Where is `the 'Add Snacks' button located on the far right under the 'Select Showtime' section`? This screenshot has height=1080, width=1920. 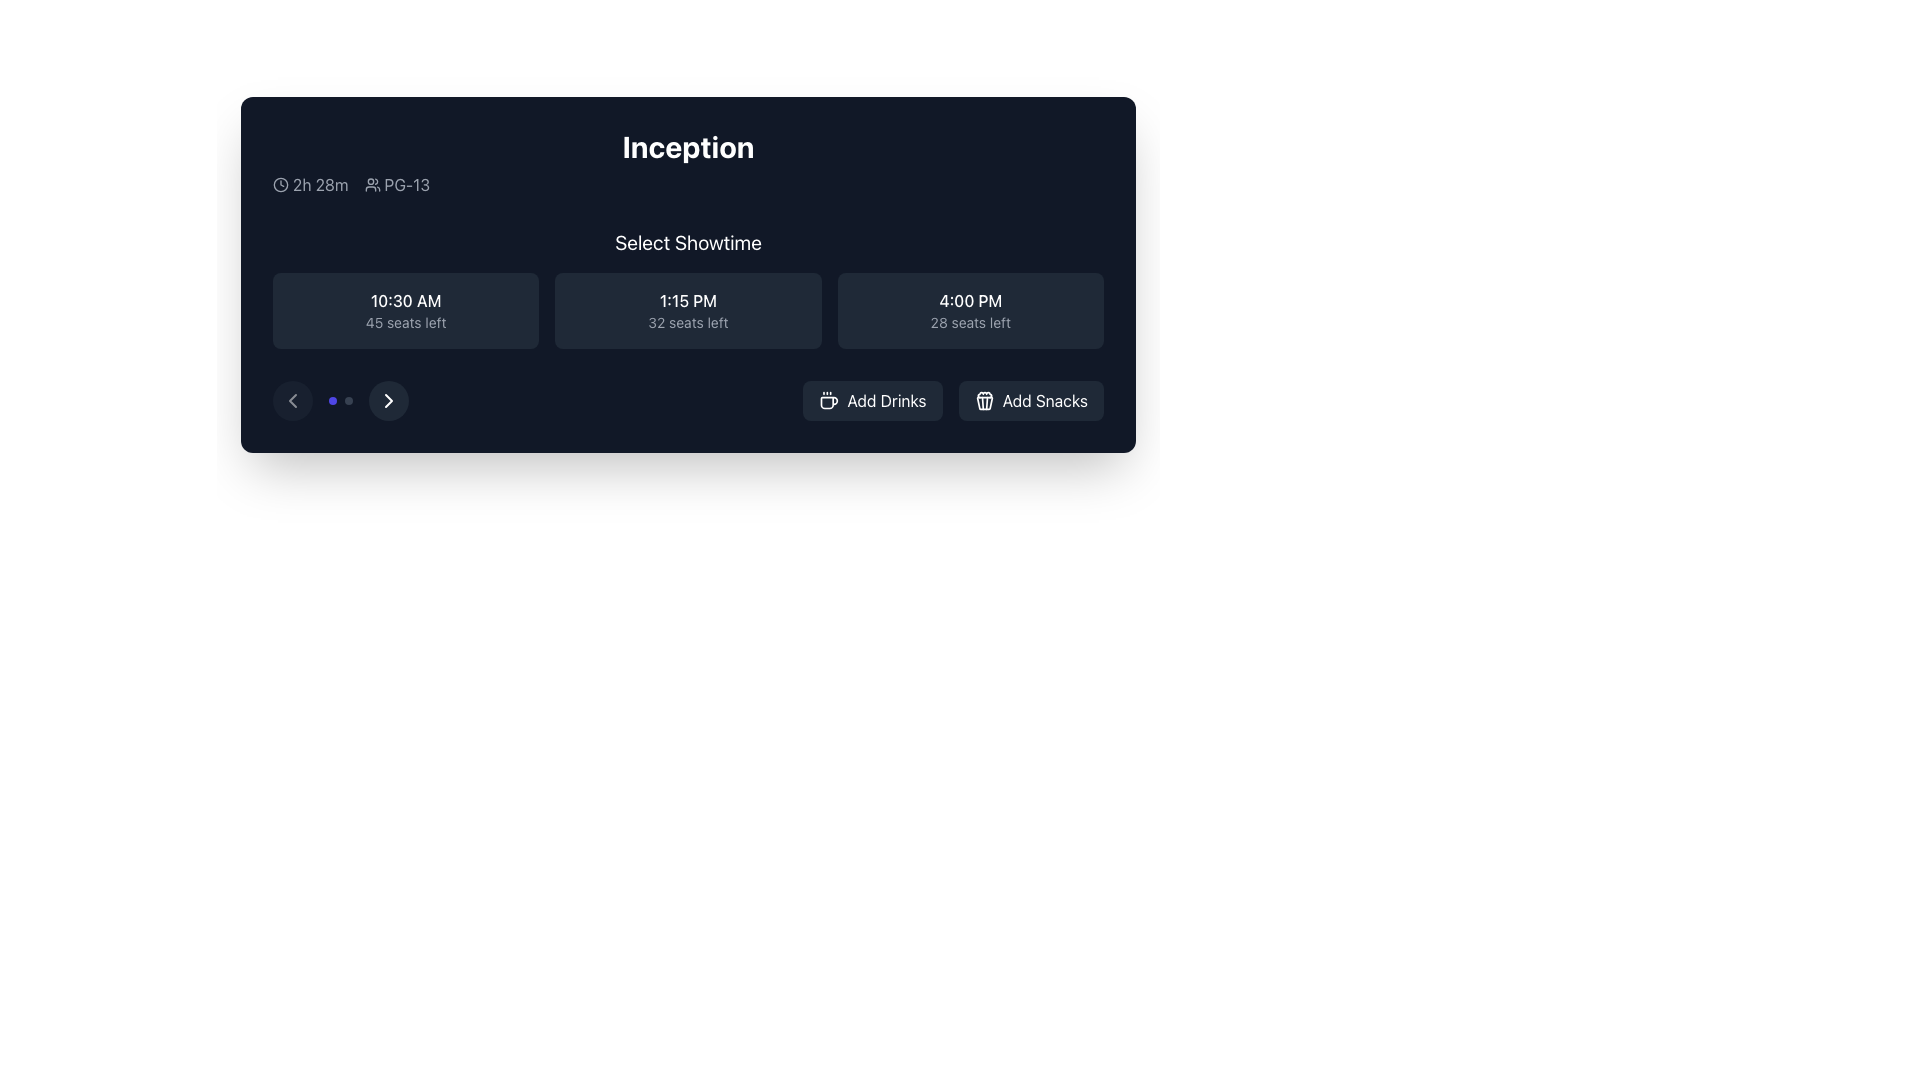 the 'Add Snacks' button located on the far right under the 'Select Showtime' section is located at coordinates (1031, 401).